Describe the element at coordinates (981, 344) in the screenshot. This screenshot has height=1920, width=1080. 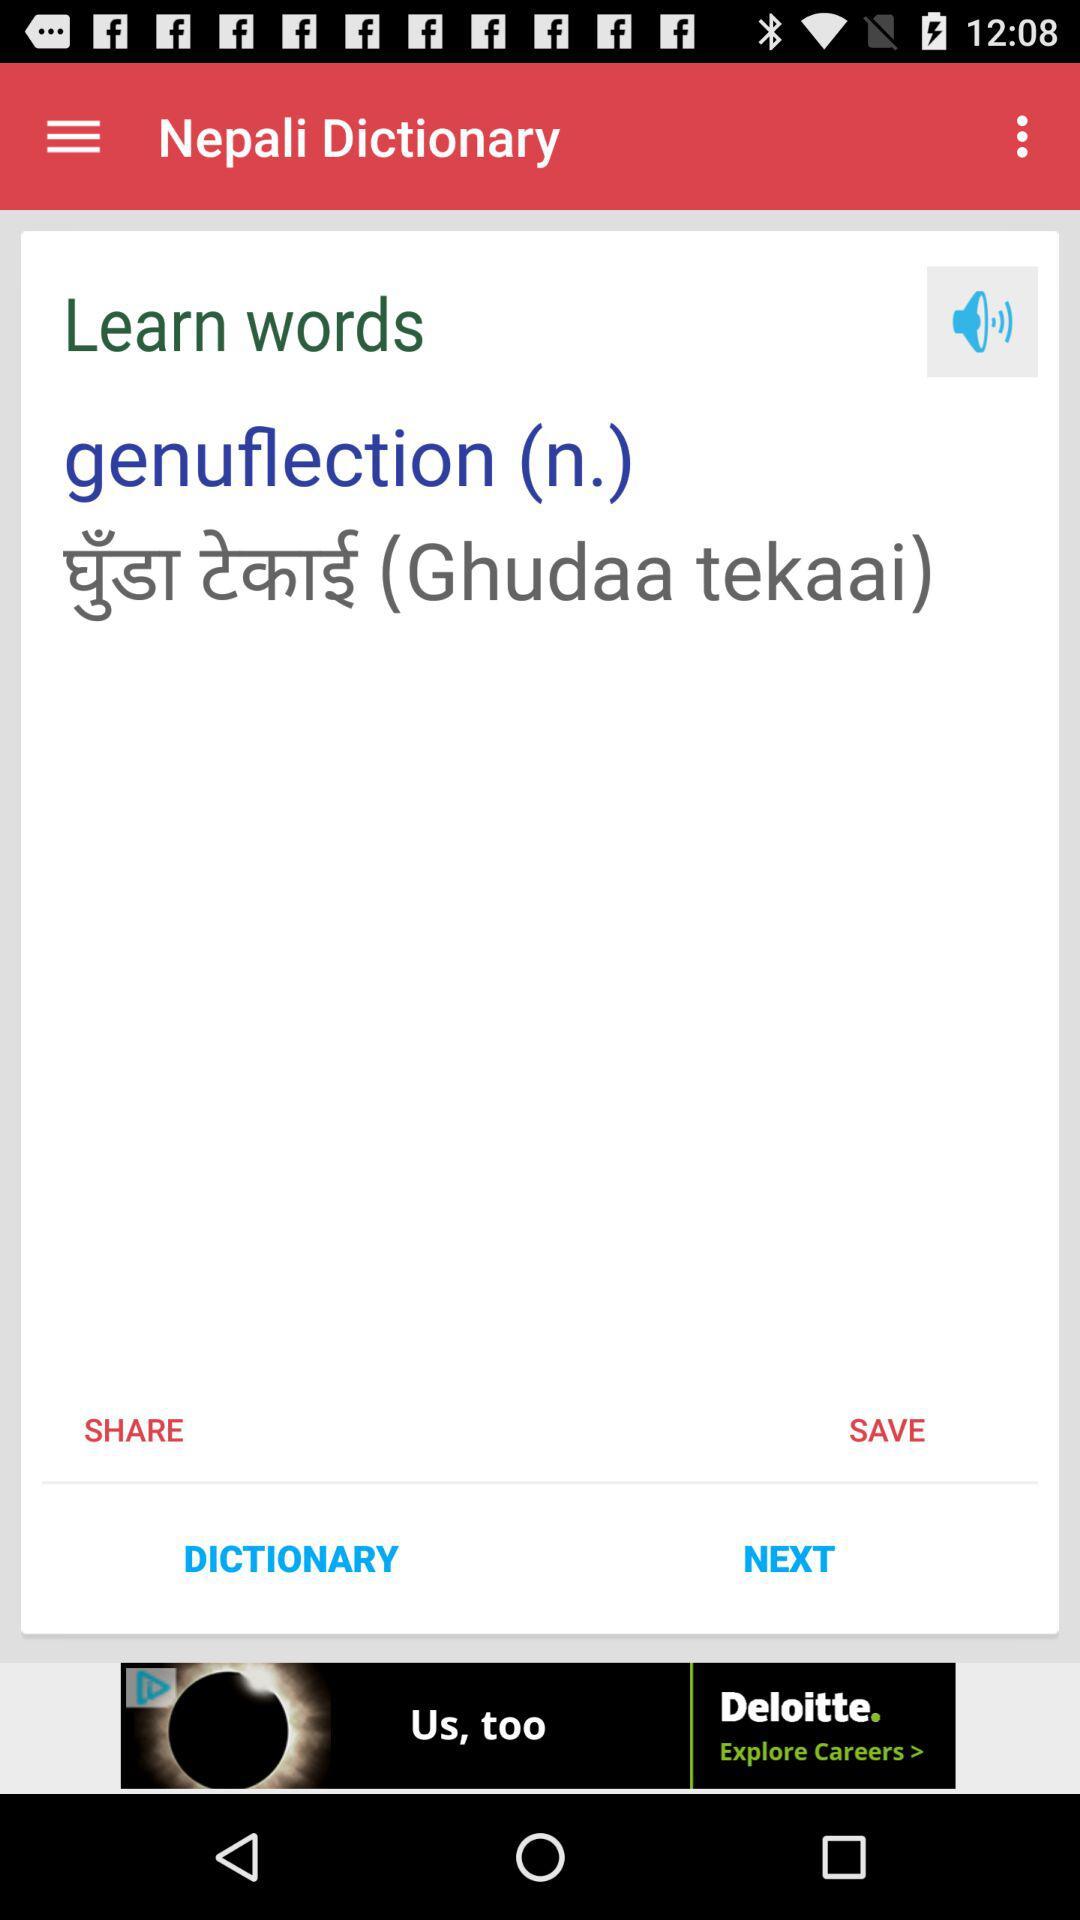
I see `the volume icon` at that location.